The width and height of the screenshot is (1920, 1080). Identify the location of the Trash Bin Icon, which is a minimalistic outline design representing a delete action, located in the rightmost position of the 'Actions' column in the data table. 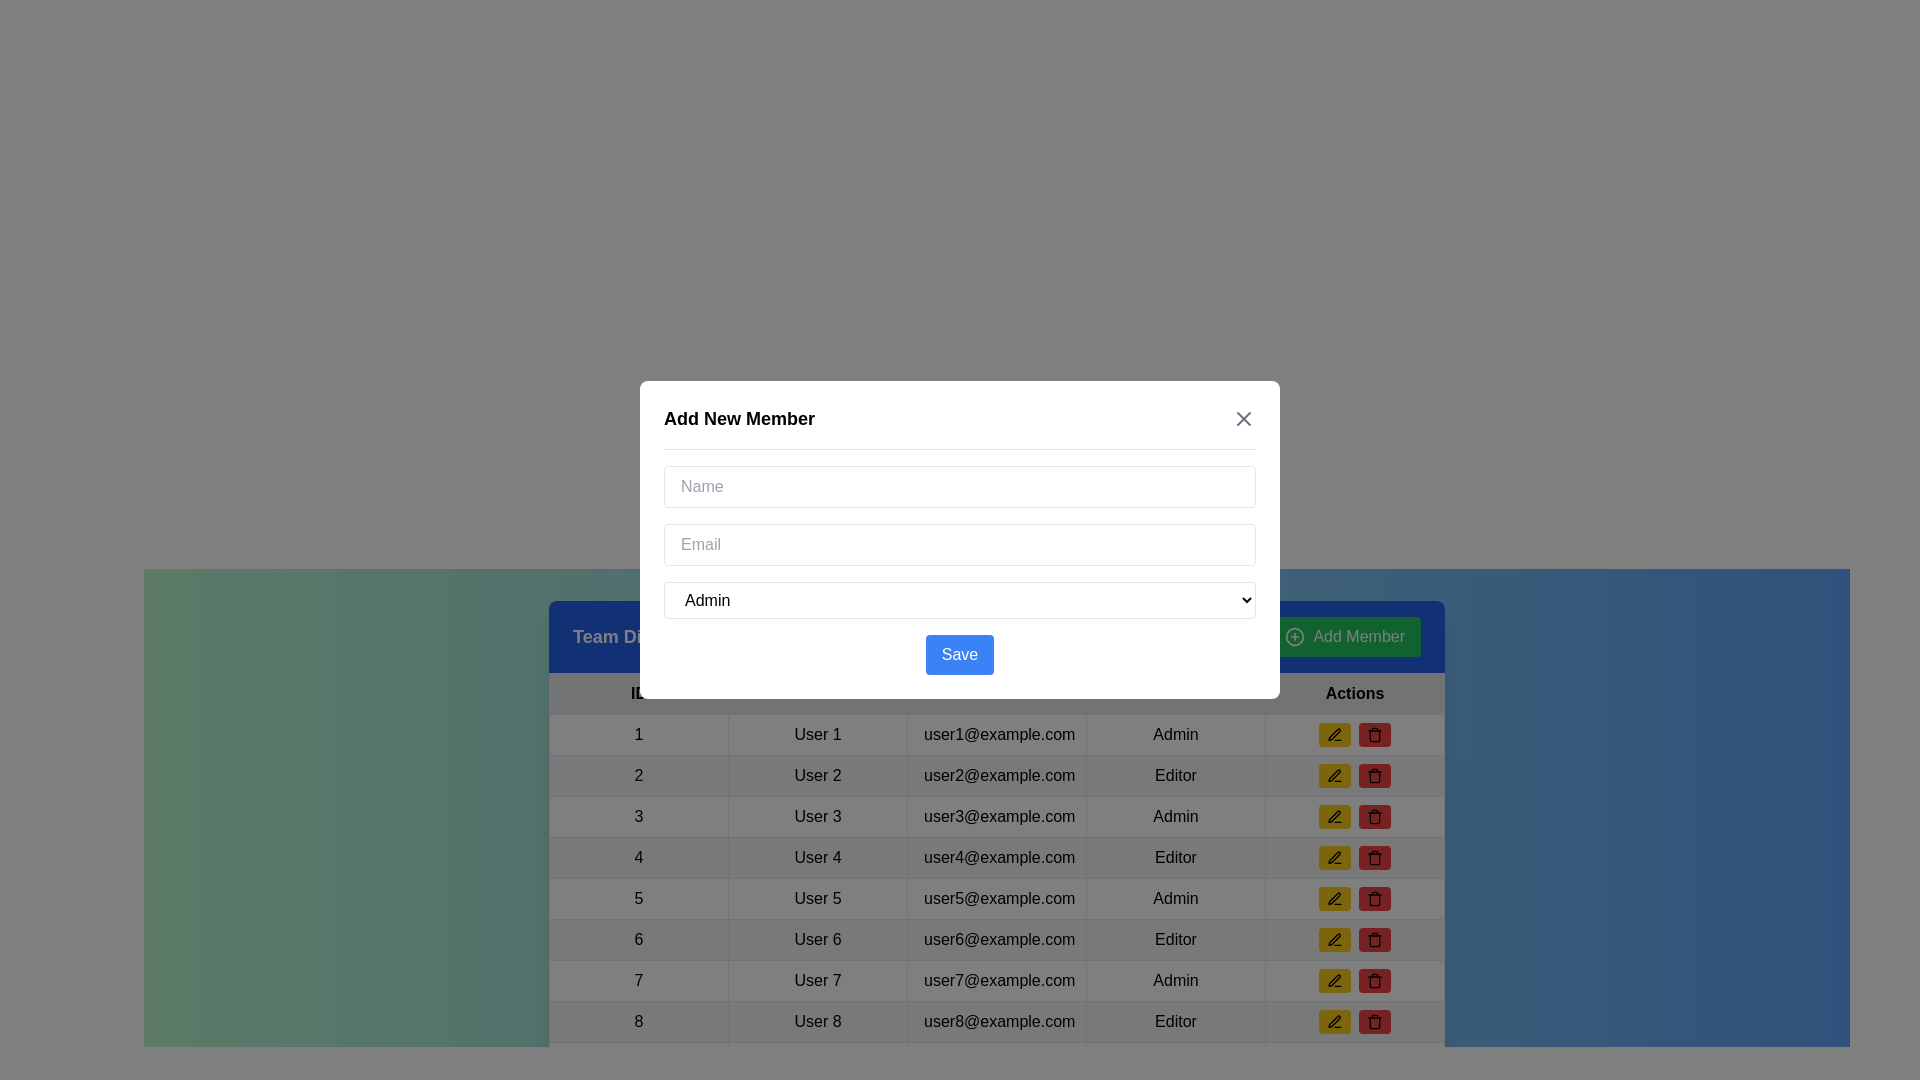
(1373, 940).